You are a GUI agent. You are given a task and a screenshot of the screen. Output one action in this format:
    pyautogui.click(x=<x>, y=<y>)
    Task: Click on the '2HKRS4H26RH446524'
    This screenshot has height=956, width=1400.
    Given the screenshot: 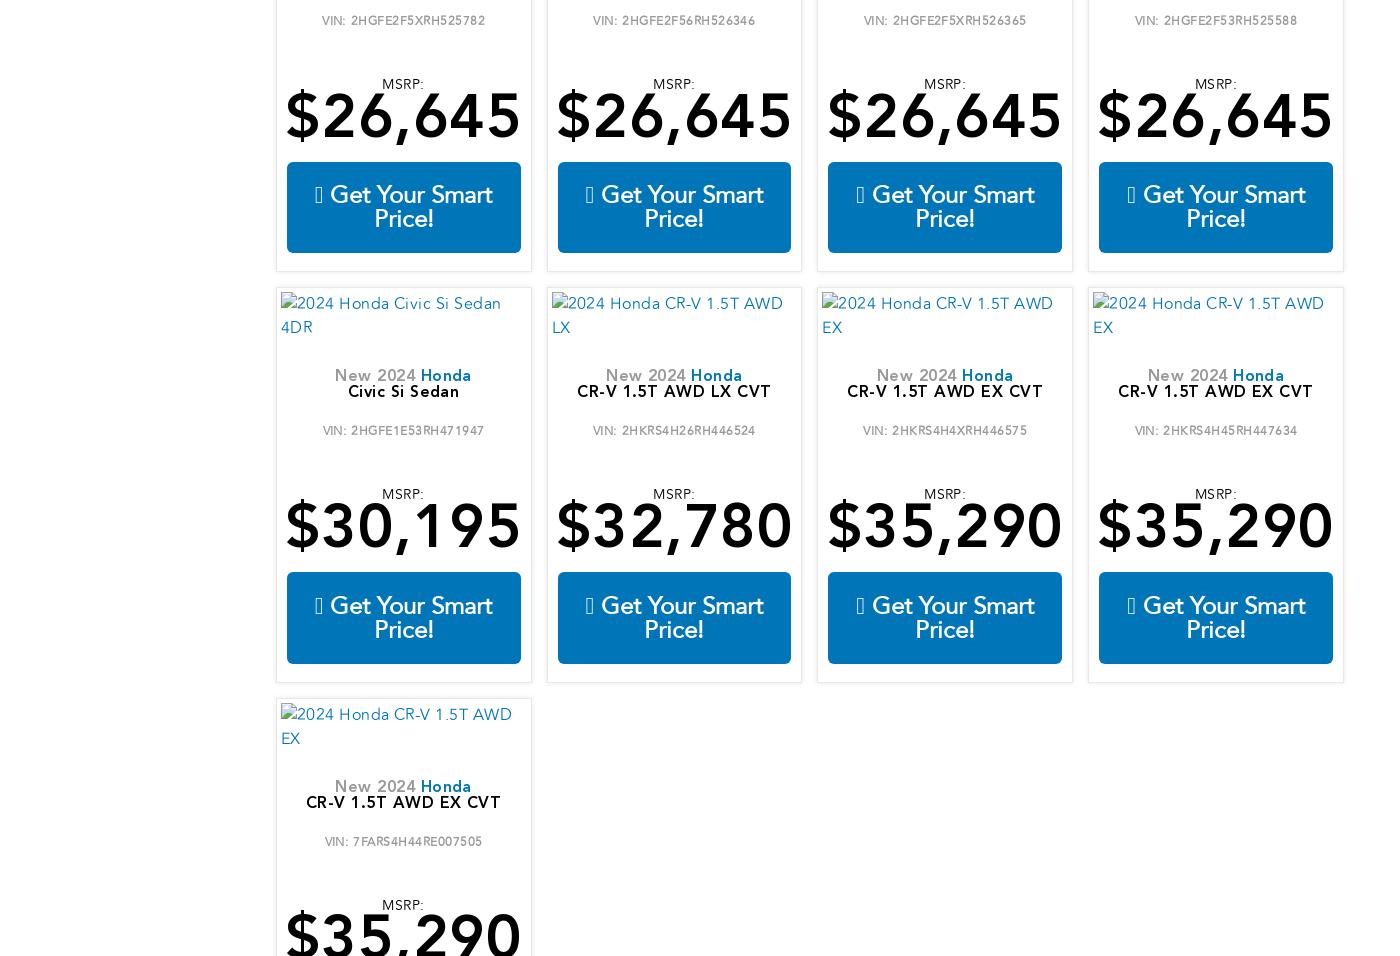 What is the action you would take?
    pyautogui.click(x=687, y=430)
    